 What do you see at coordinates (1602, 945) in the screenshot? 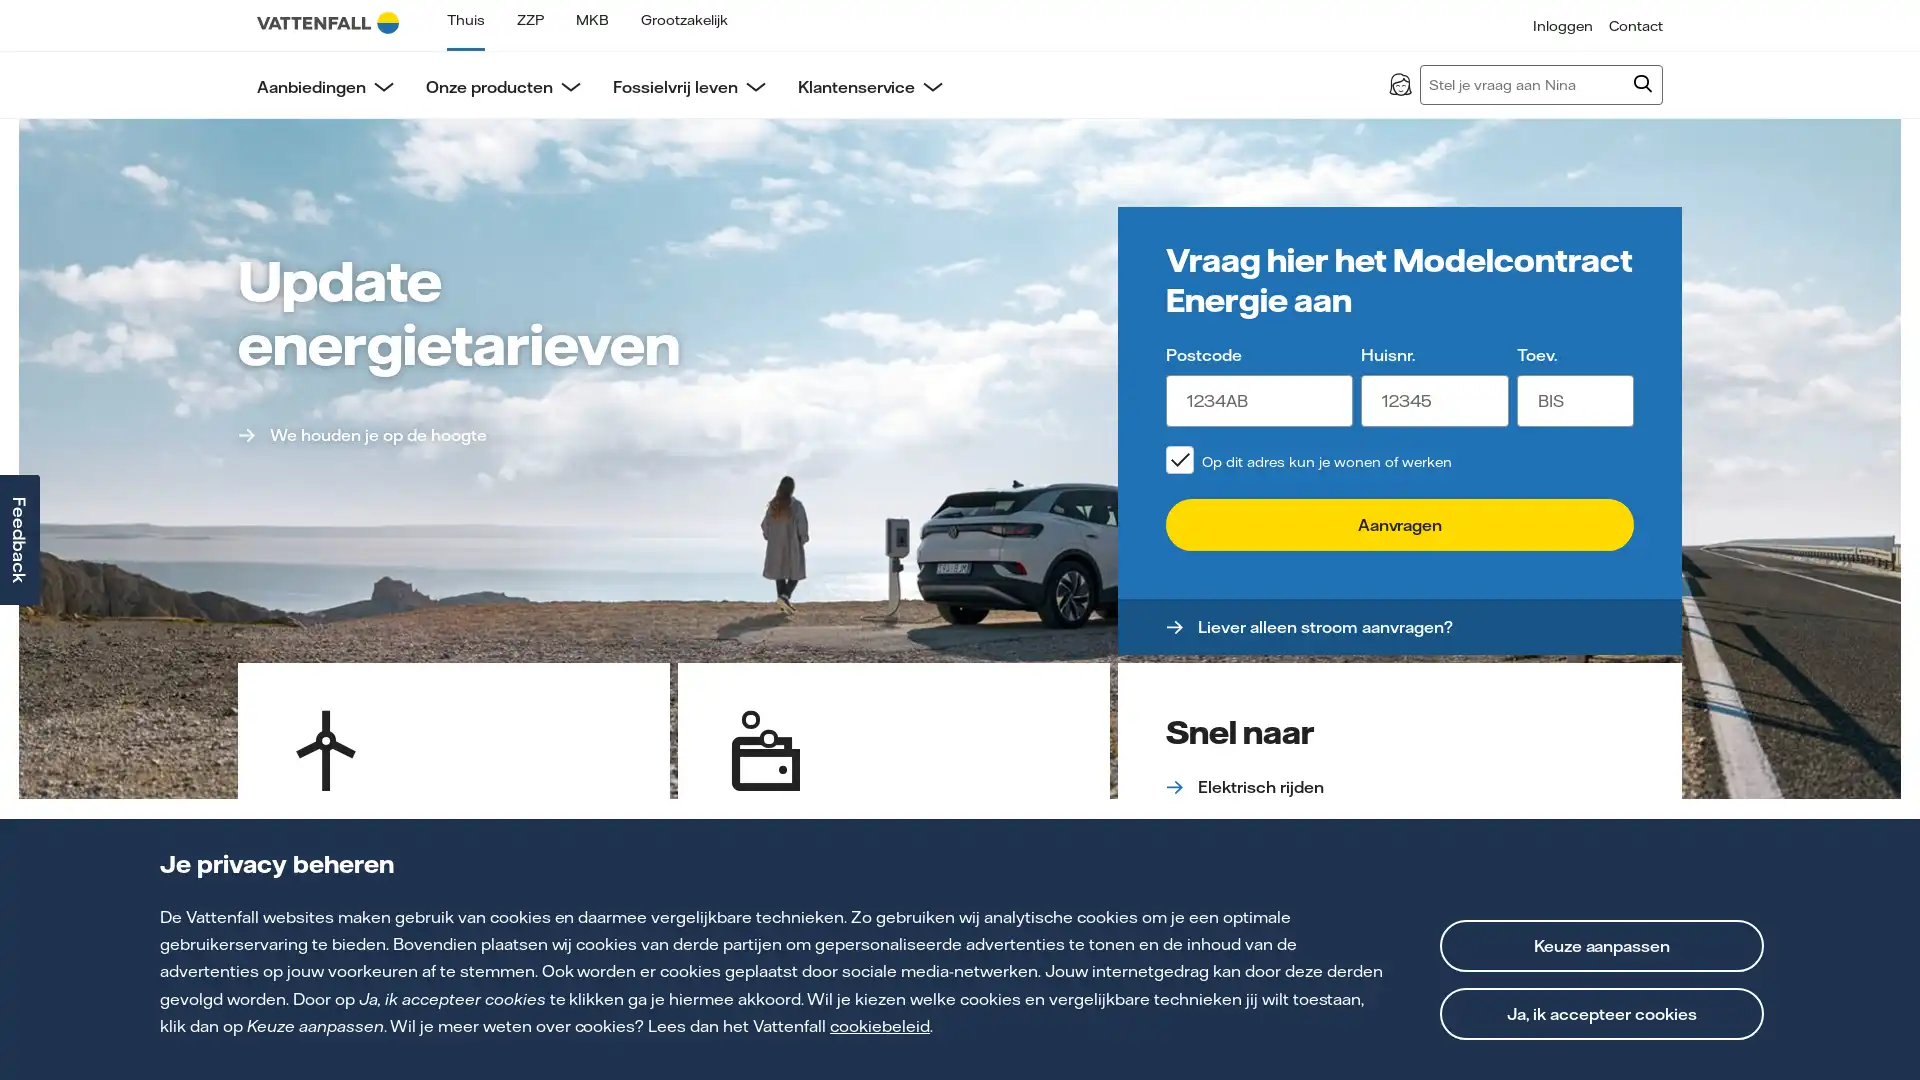
I see `Keuze aanpassen` at bounding box center [1602, 945].